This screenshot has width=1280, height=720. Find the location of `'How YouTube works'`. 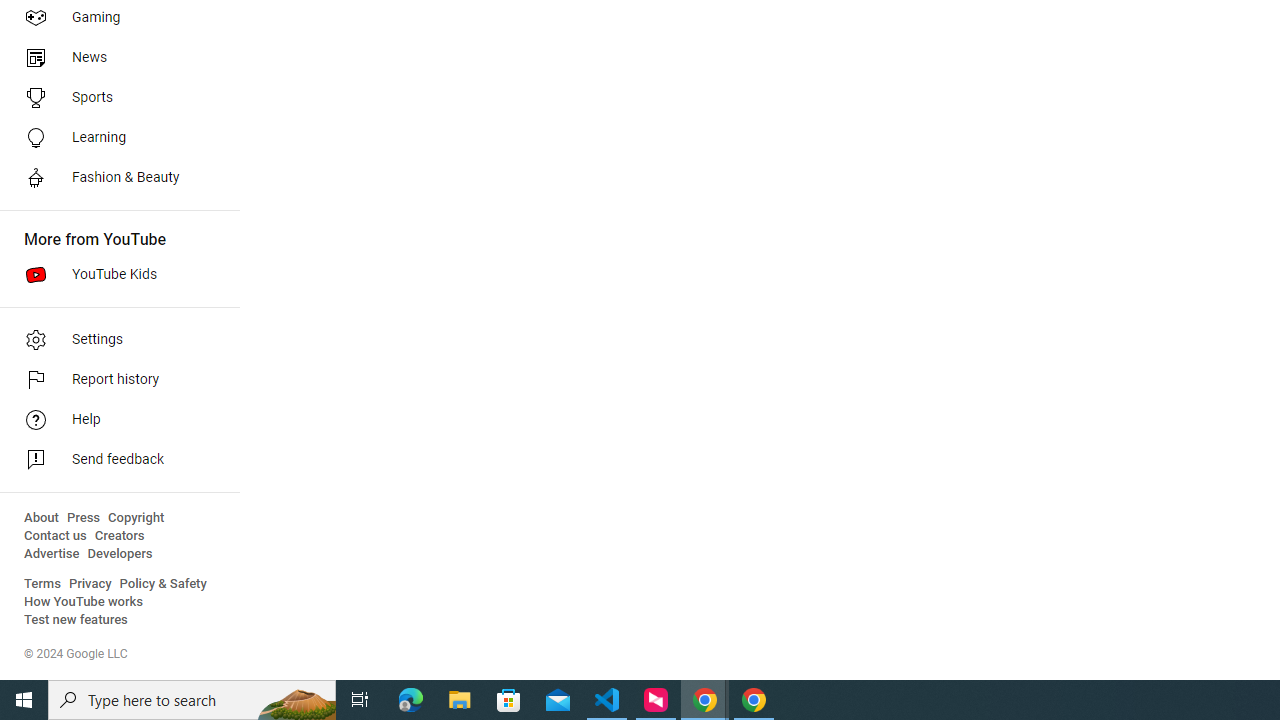

'How YouTube works' is located at coordinates (82, 601).